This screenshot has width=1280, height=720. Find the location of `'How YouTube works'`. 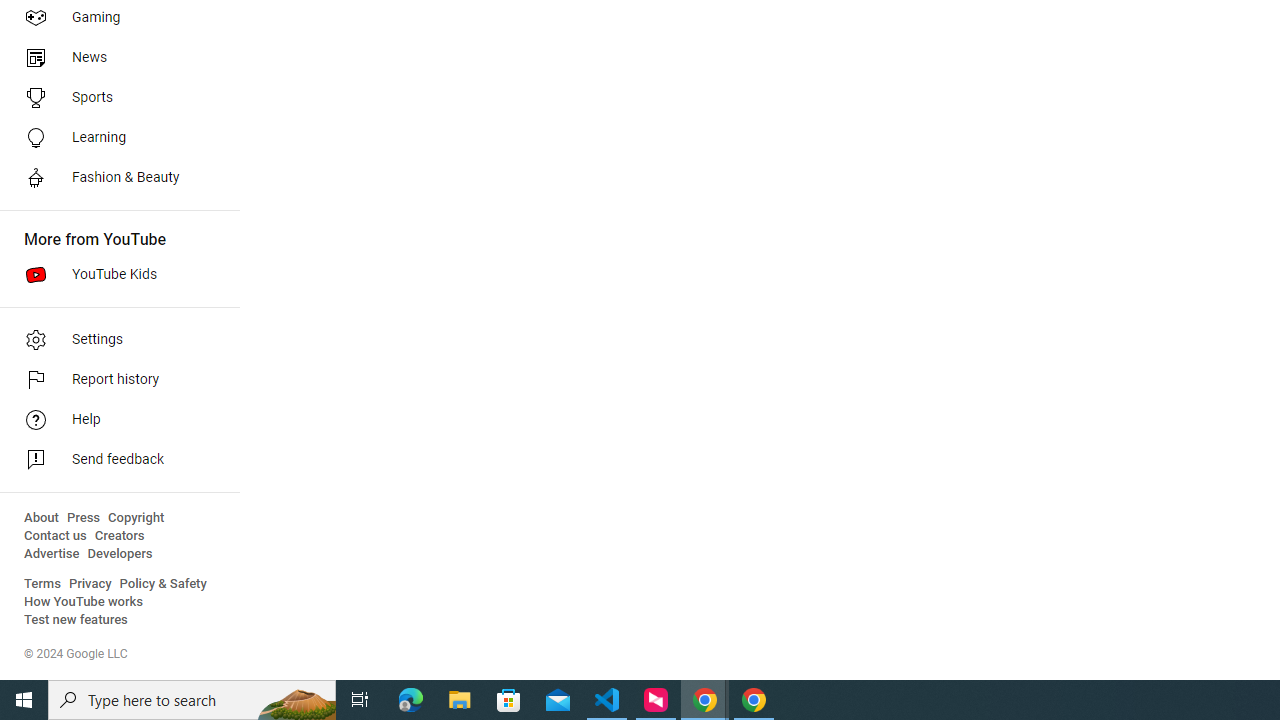

'How YouTube works' is located at coordinates (82, 601).